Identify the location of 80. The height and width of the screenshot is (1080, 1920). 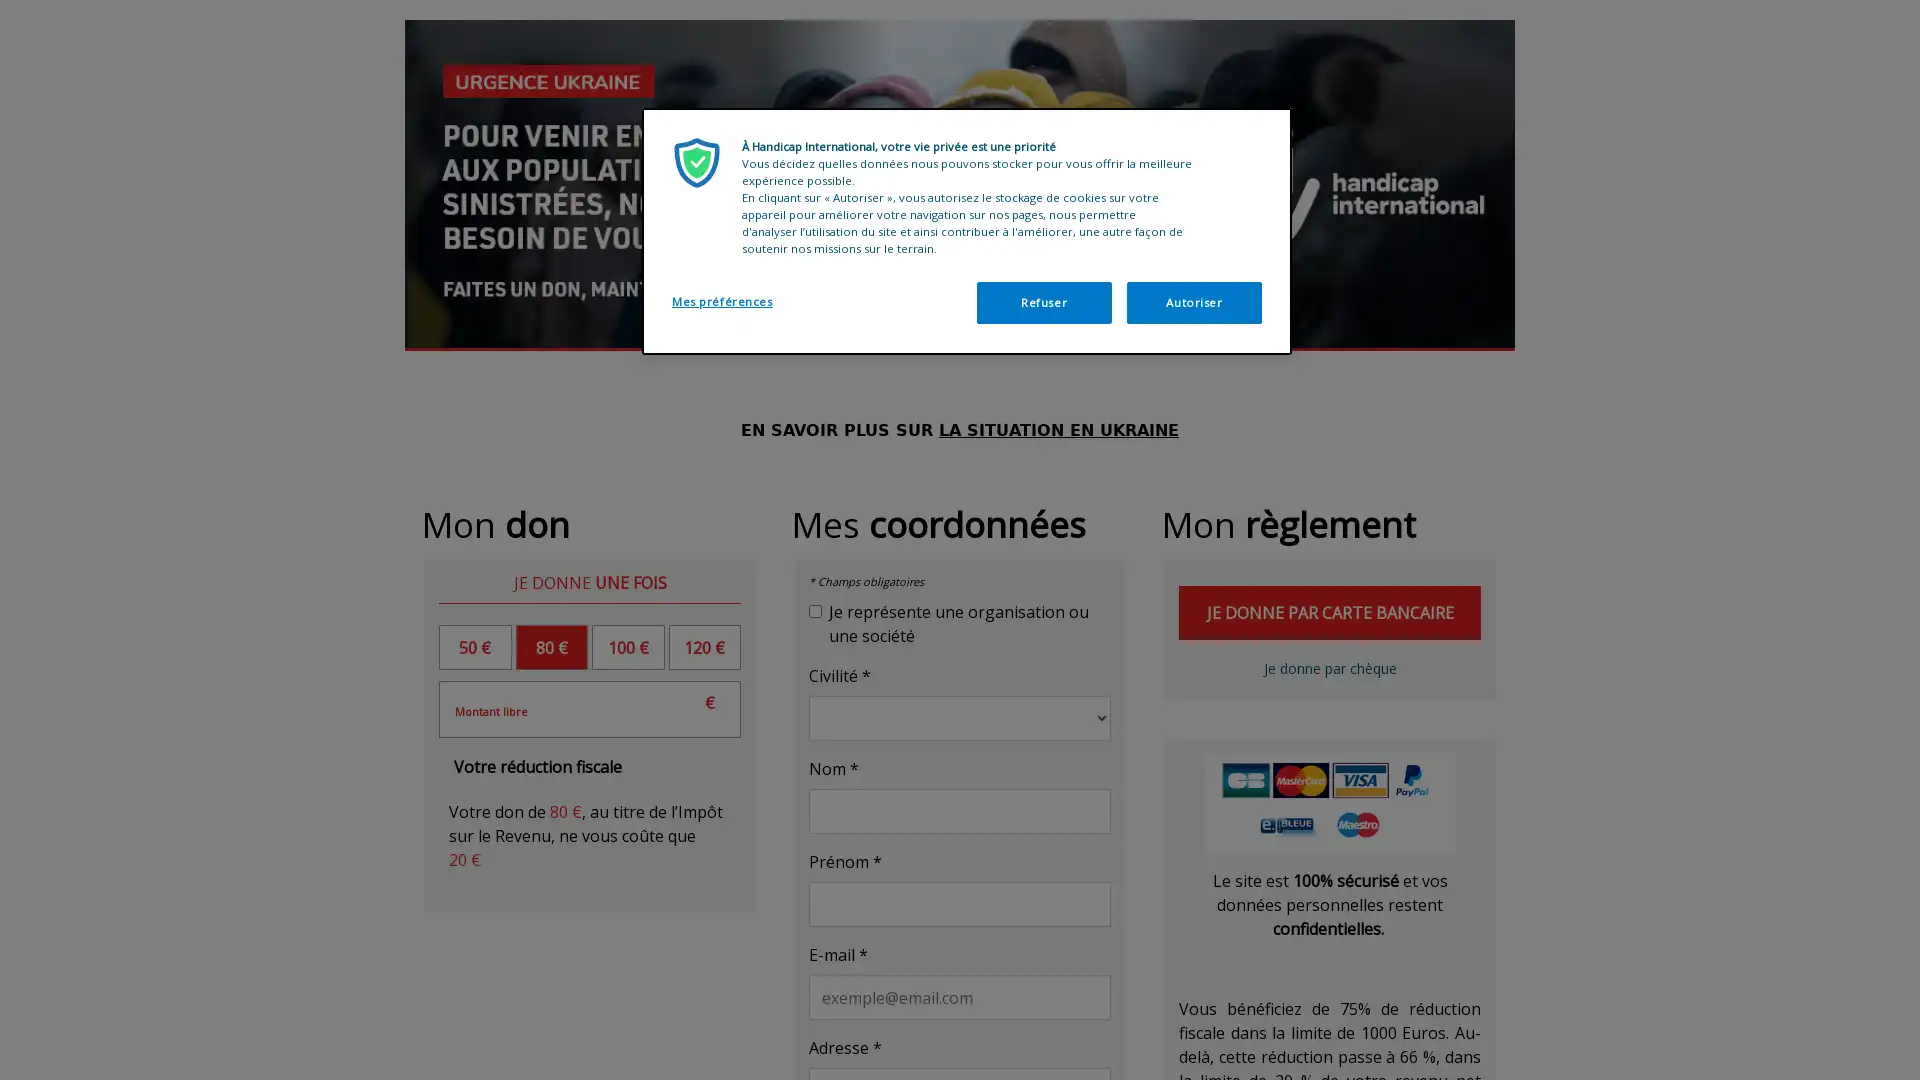
(551, 647).